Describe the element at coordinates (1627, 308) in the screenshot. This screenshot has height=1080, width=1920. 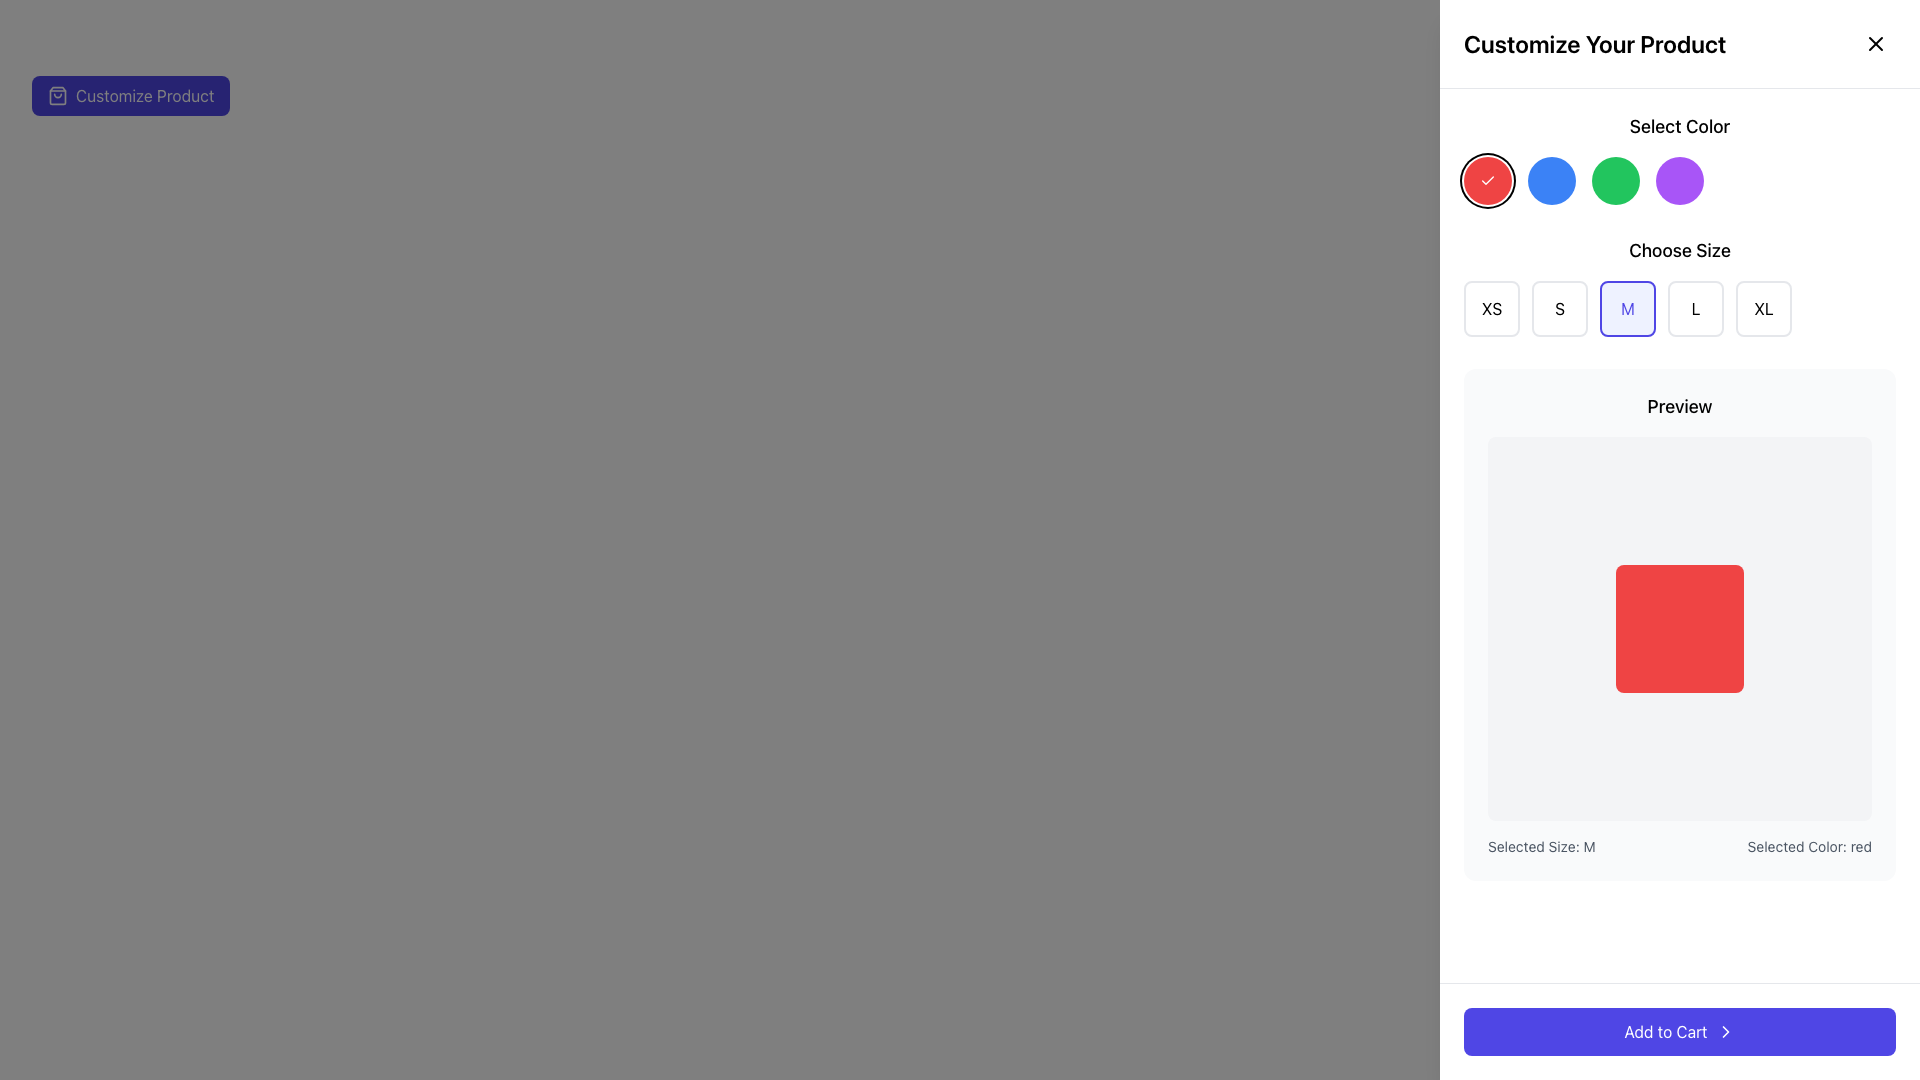
I see `the button labeled 'M' with a light blue background and indigo text` at that location.